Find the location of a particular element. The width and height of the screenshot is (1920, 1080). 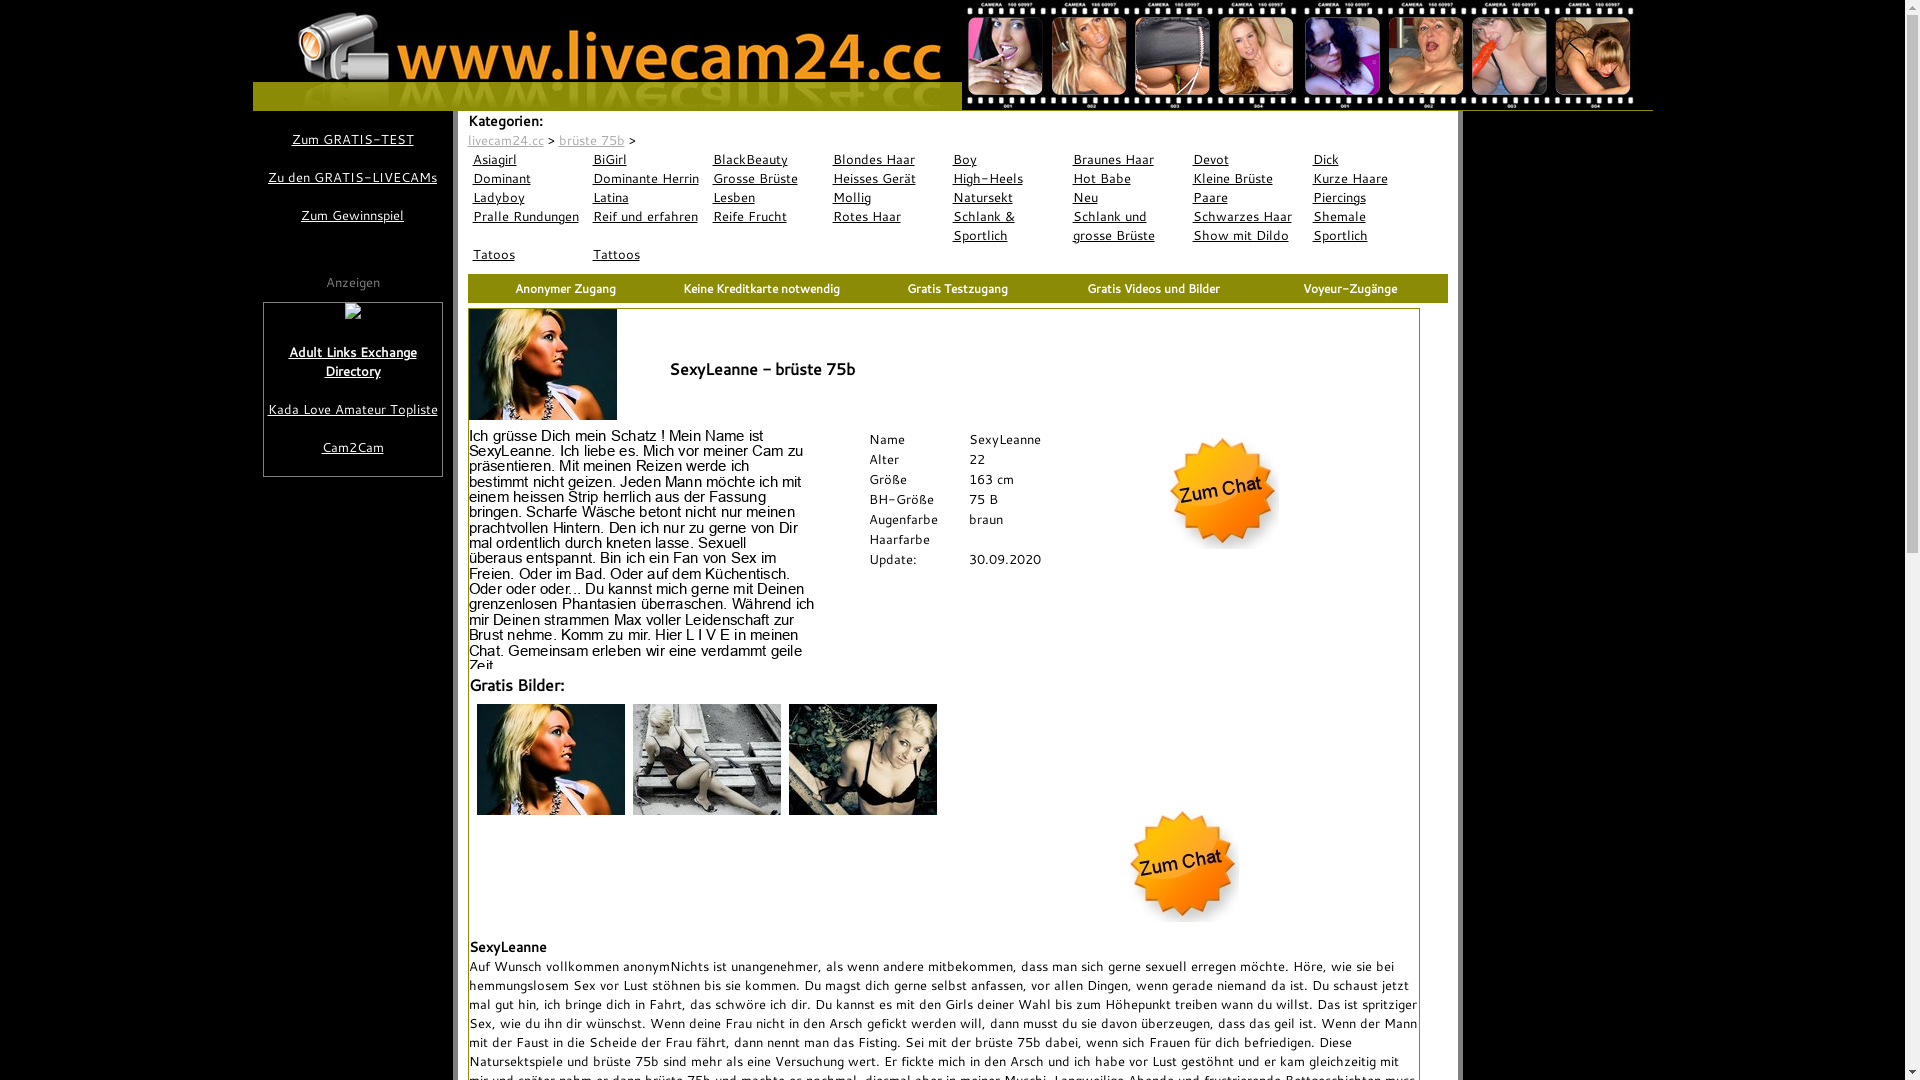

'Reif und erfahren' is located at coordinates (648, 216).